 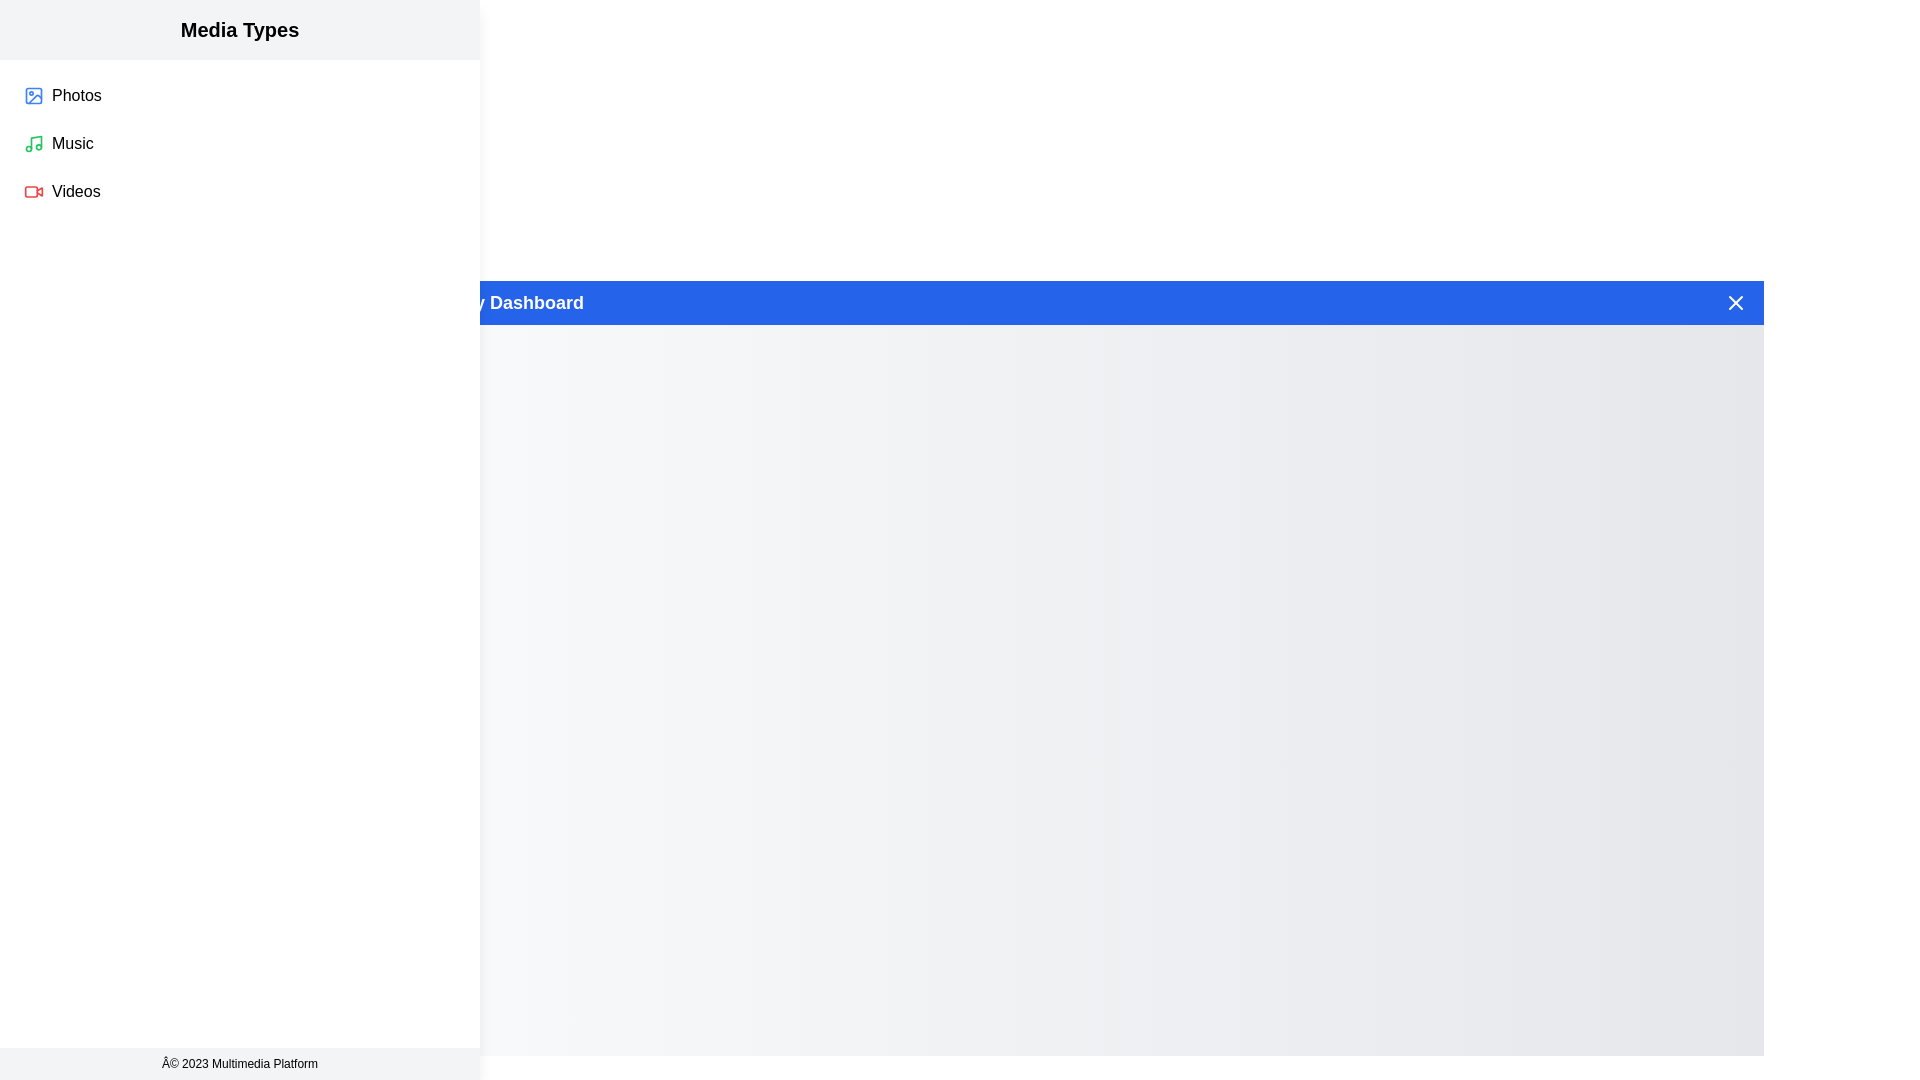 What do you see at coordinates (33, 192) in the screenshot?
I see `the appearance of the vibrant red camcorder icon located beside the text 'Videos' in the left sidebar` at bounding box center [33, 192].